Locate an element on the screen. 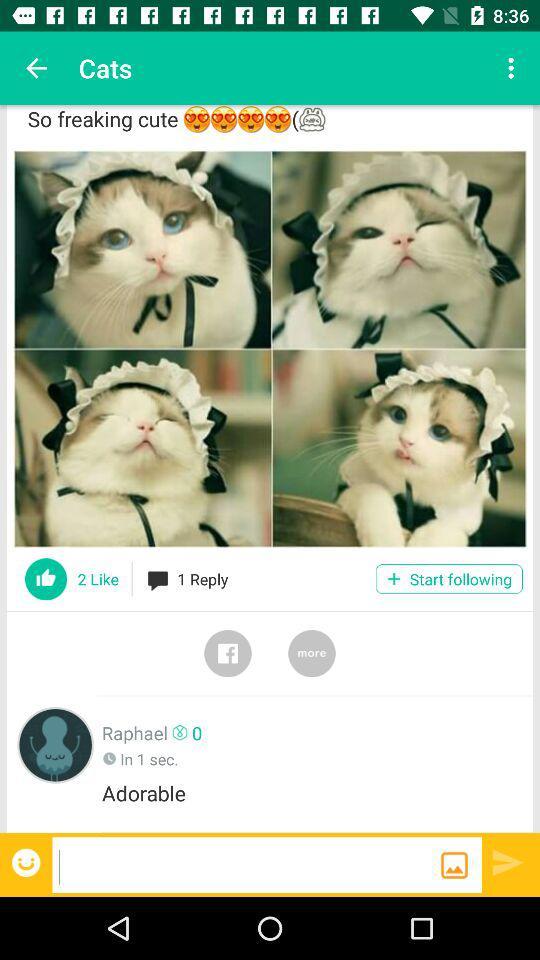  like button is located at coordinates (46, 579).